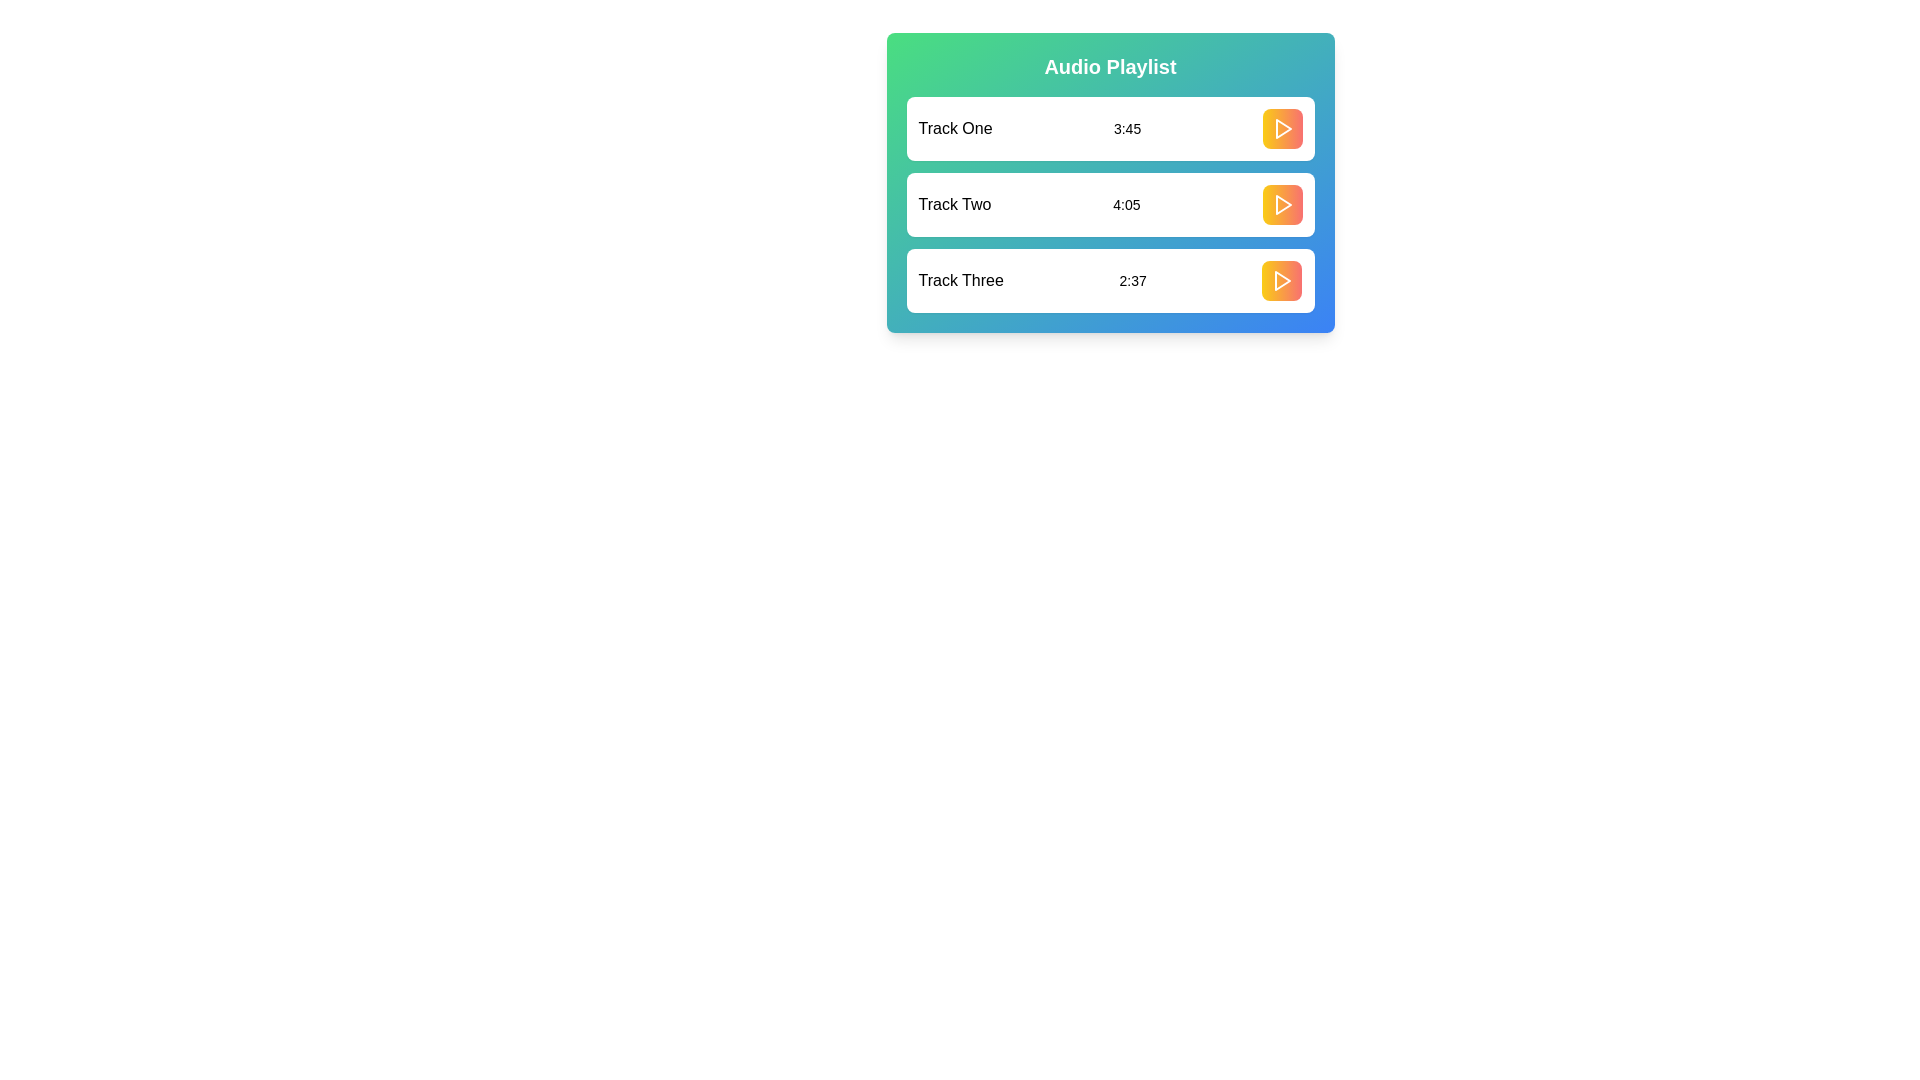 The height and width of the screenshot is (1080, 1920). What do you see at coordinates (1127, 204) in the screenshot?
I see `the text label displaying the duration of 'Track Two', which is located in the second row of track items, aligned to the right of 'Track Two' and next to the play button` at bounding box center [1127, 204].